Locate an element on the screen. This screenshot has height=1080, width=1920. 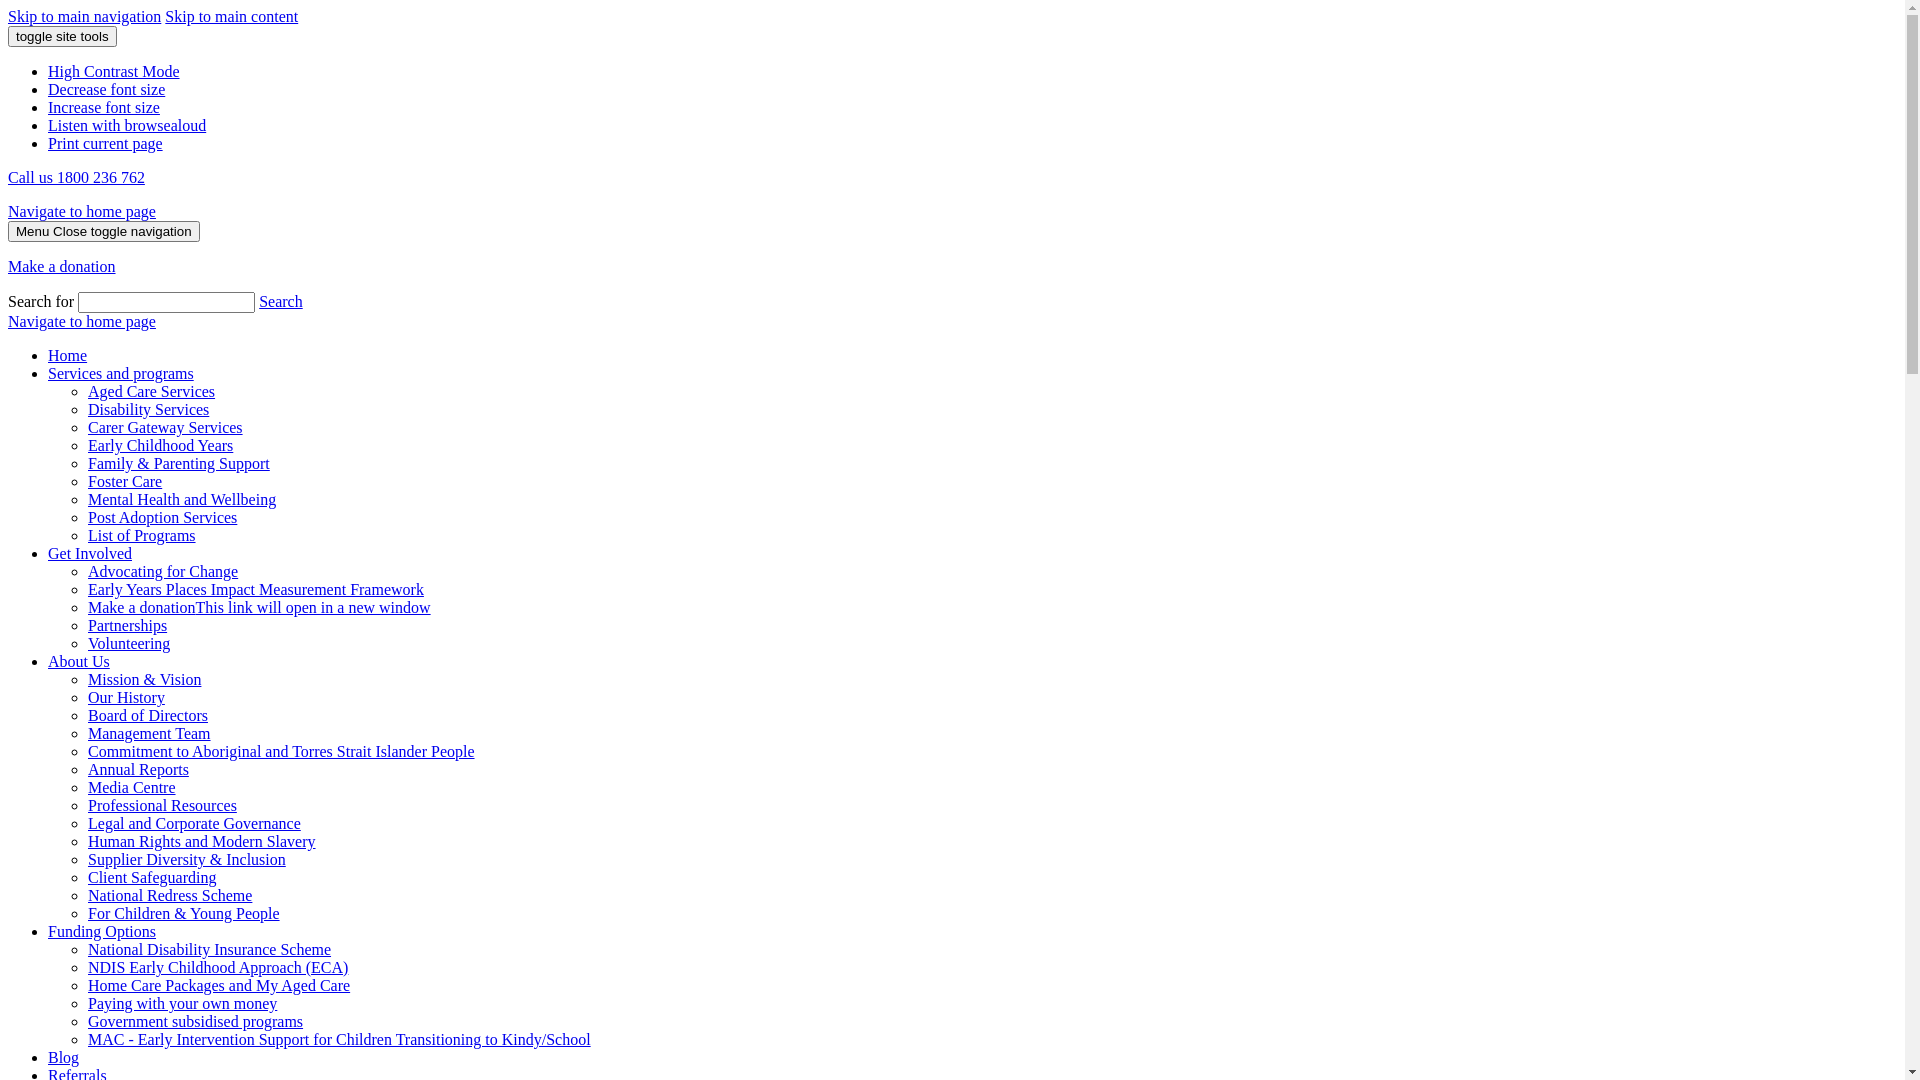
'Listen with browsealoud' is located at coordinates (125, 125).